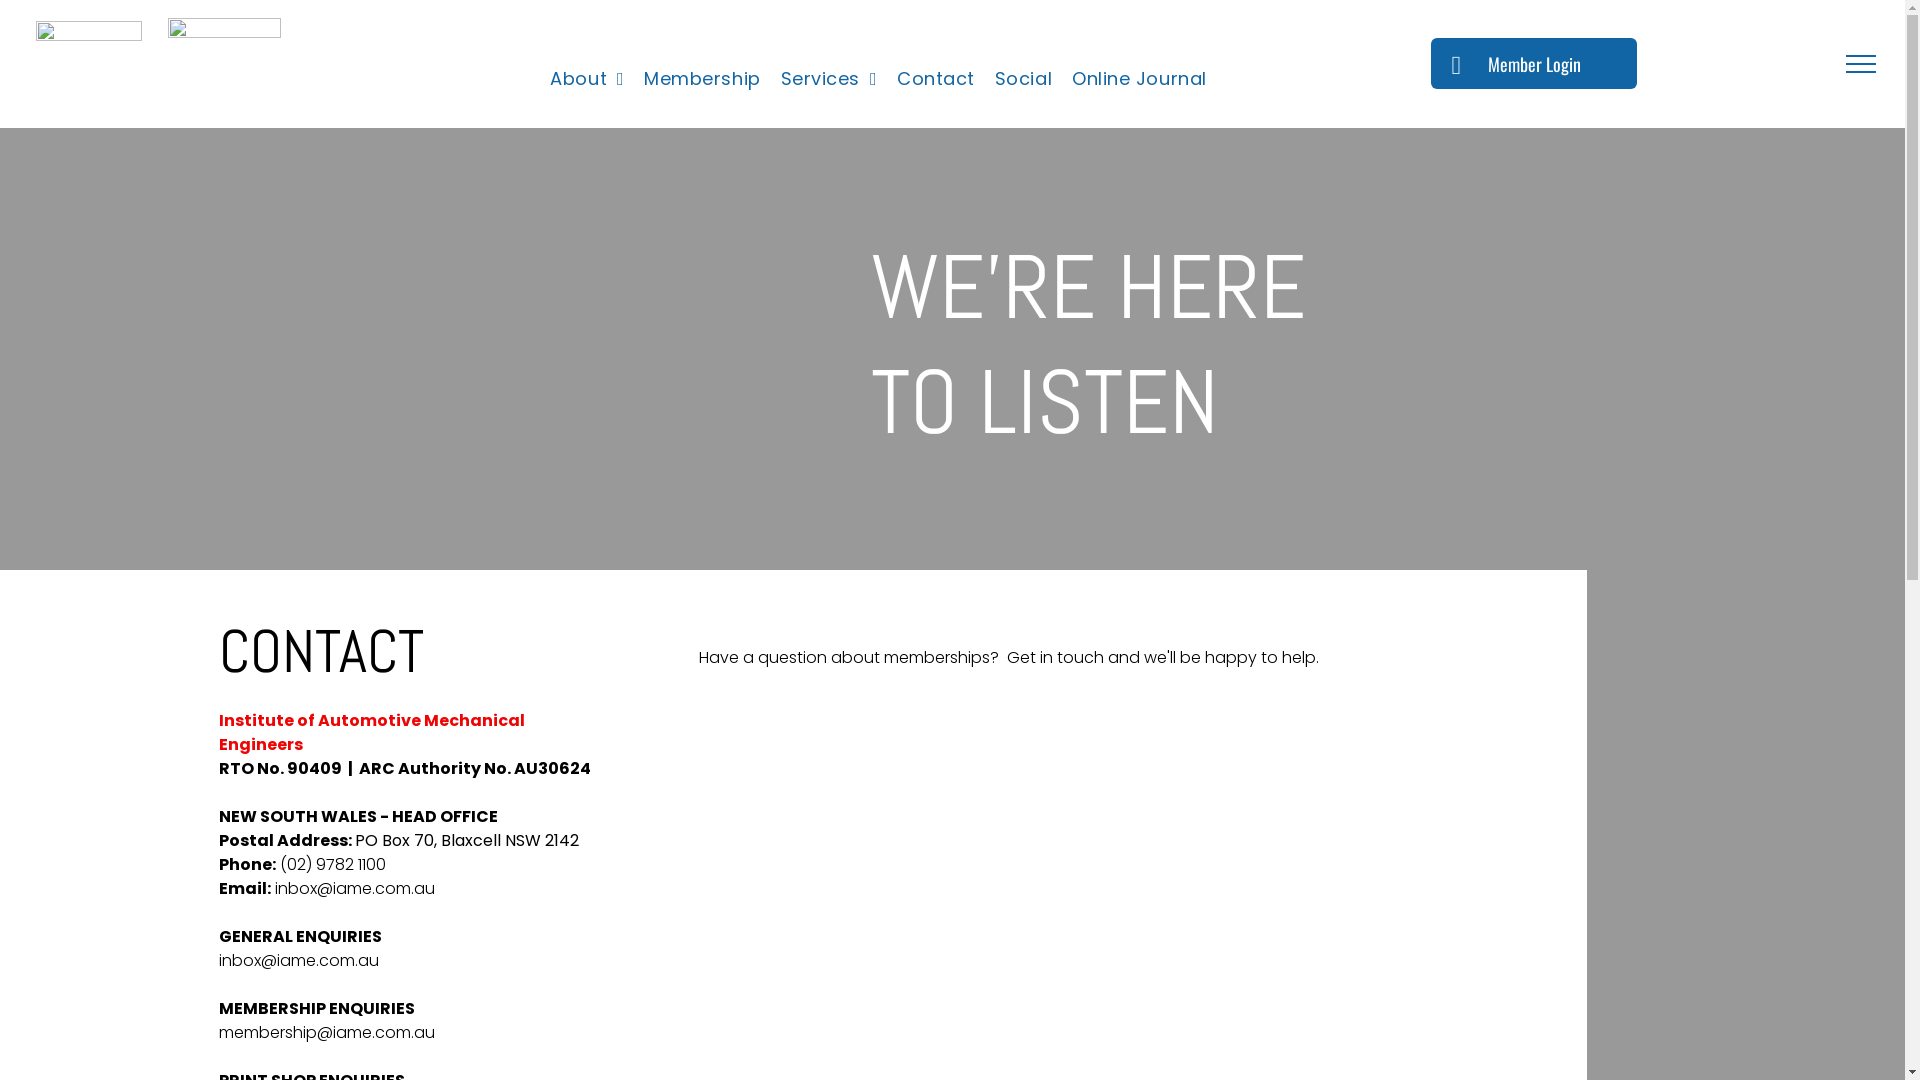 Image resolution: width=1920 pixels, height=1080 pixels. I want to click on 'Social', so click(1023, 77).